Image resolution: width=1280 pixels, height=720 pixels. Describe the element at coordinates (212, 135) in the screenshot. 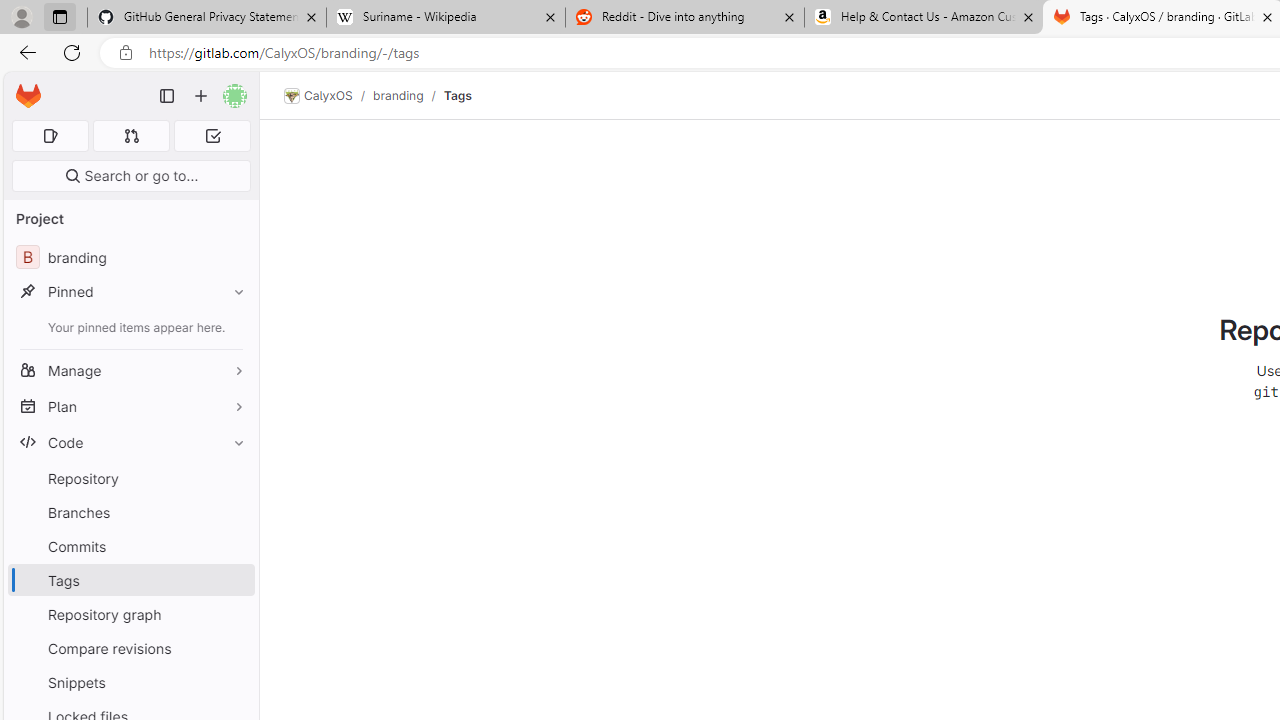

I see `'To-Do list 0'` at that location.